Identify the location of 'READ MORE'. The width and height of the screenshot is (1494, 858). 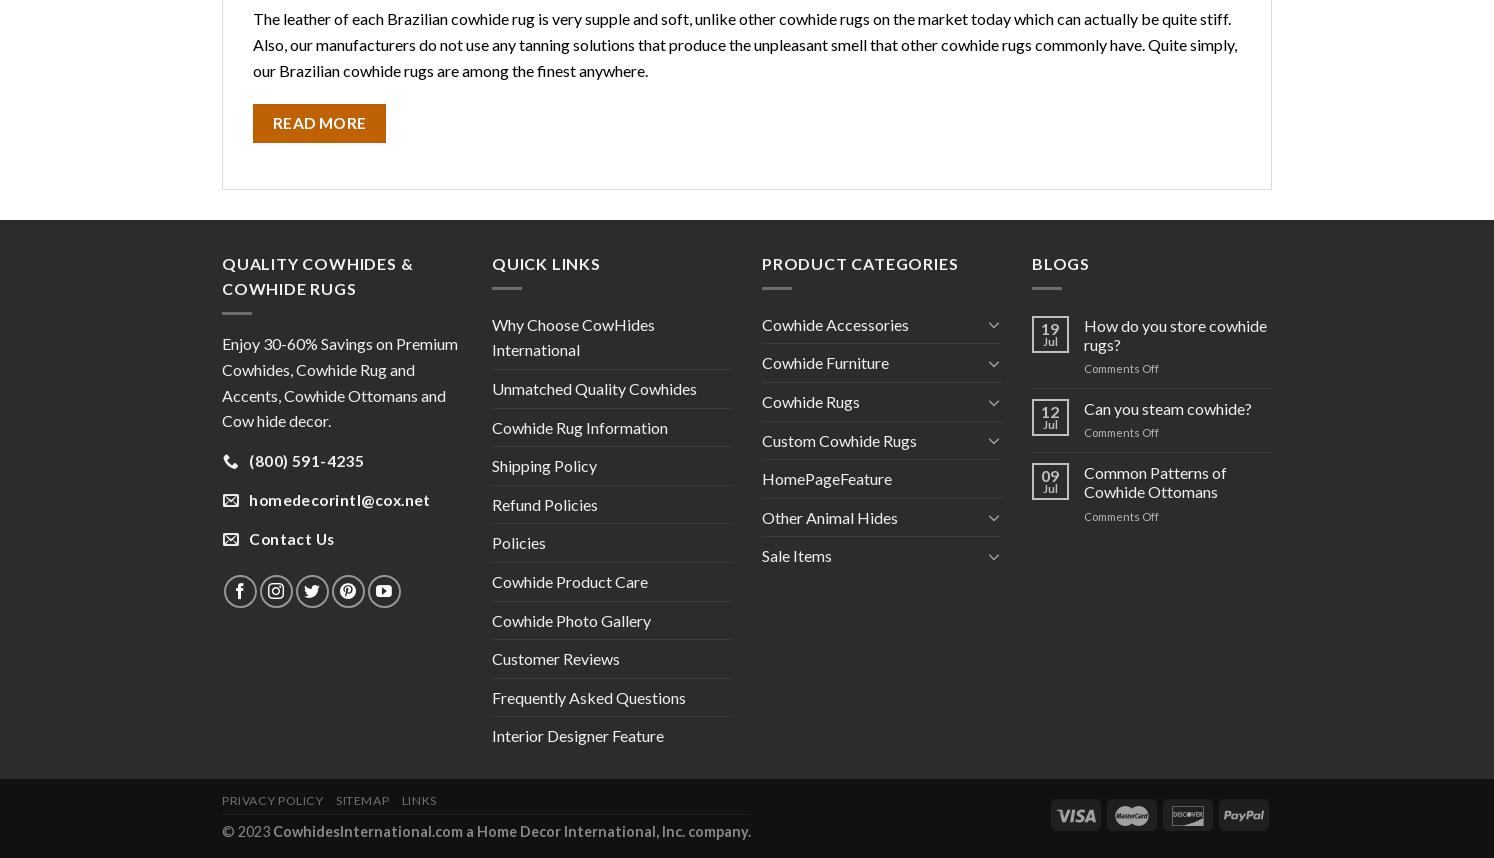
(317, 122).